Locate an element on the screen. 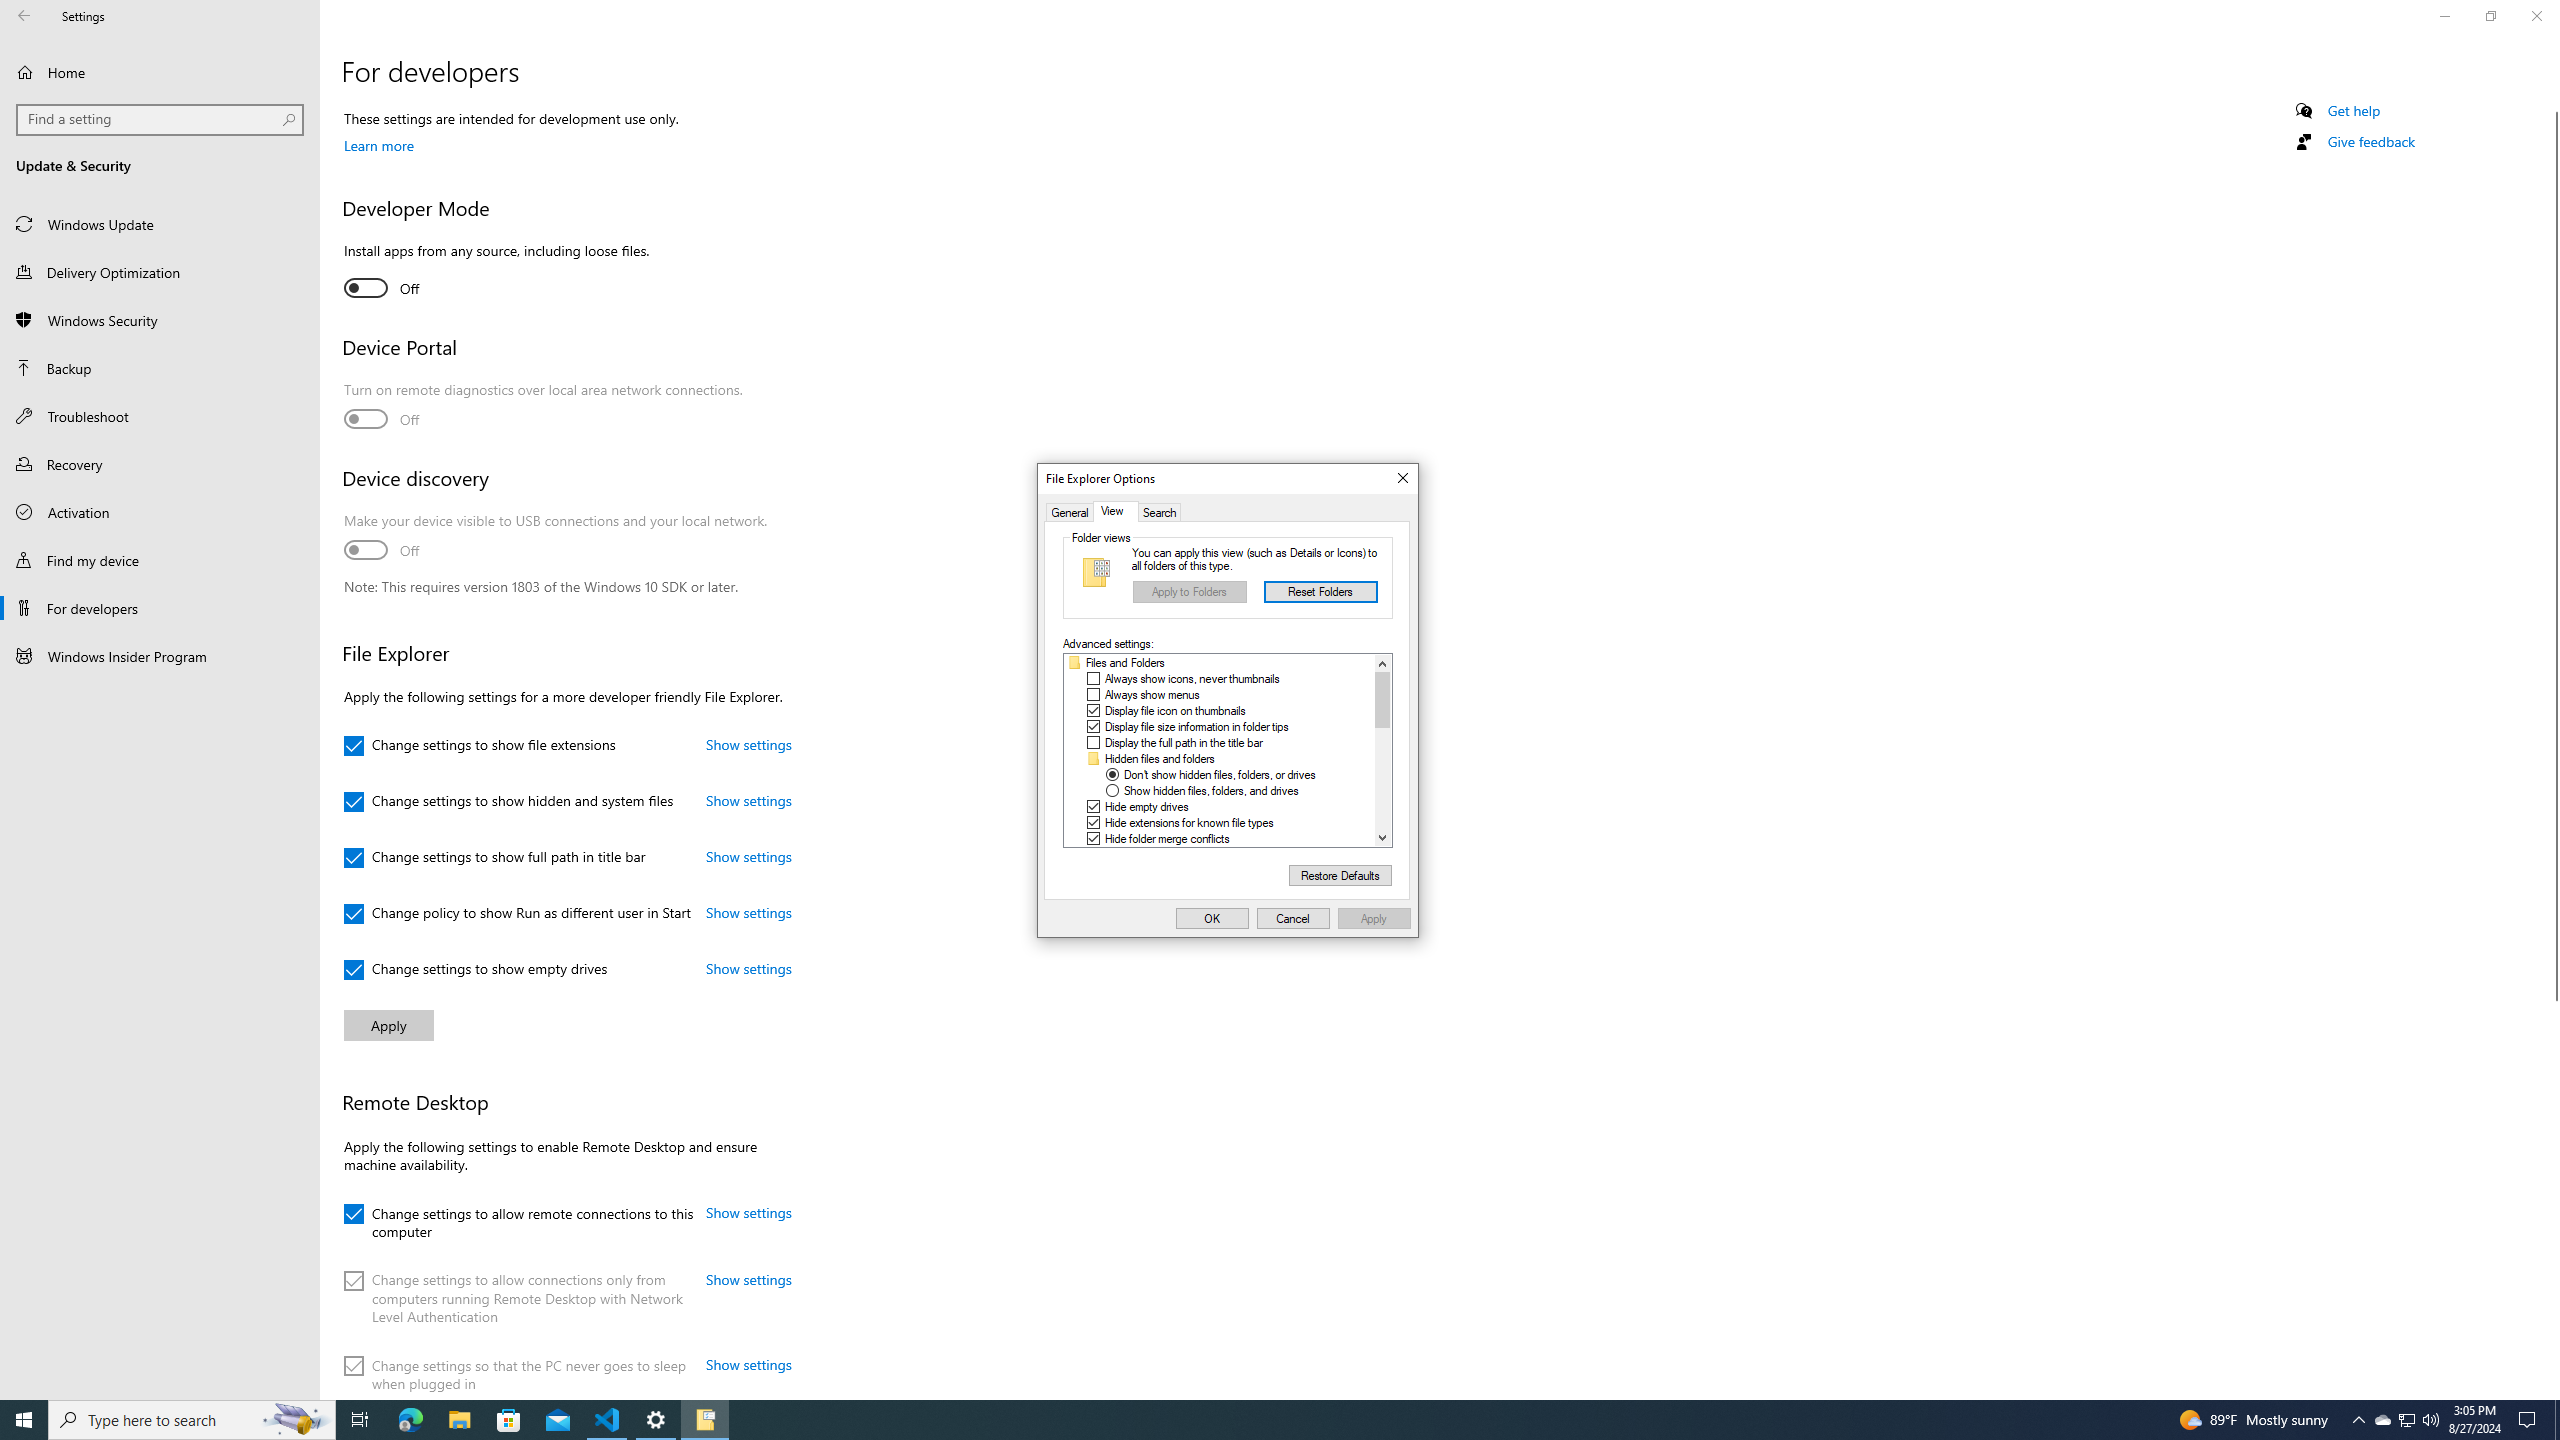  'Start' is located at coordinates (24, 1418).